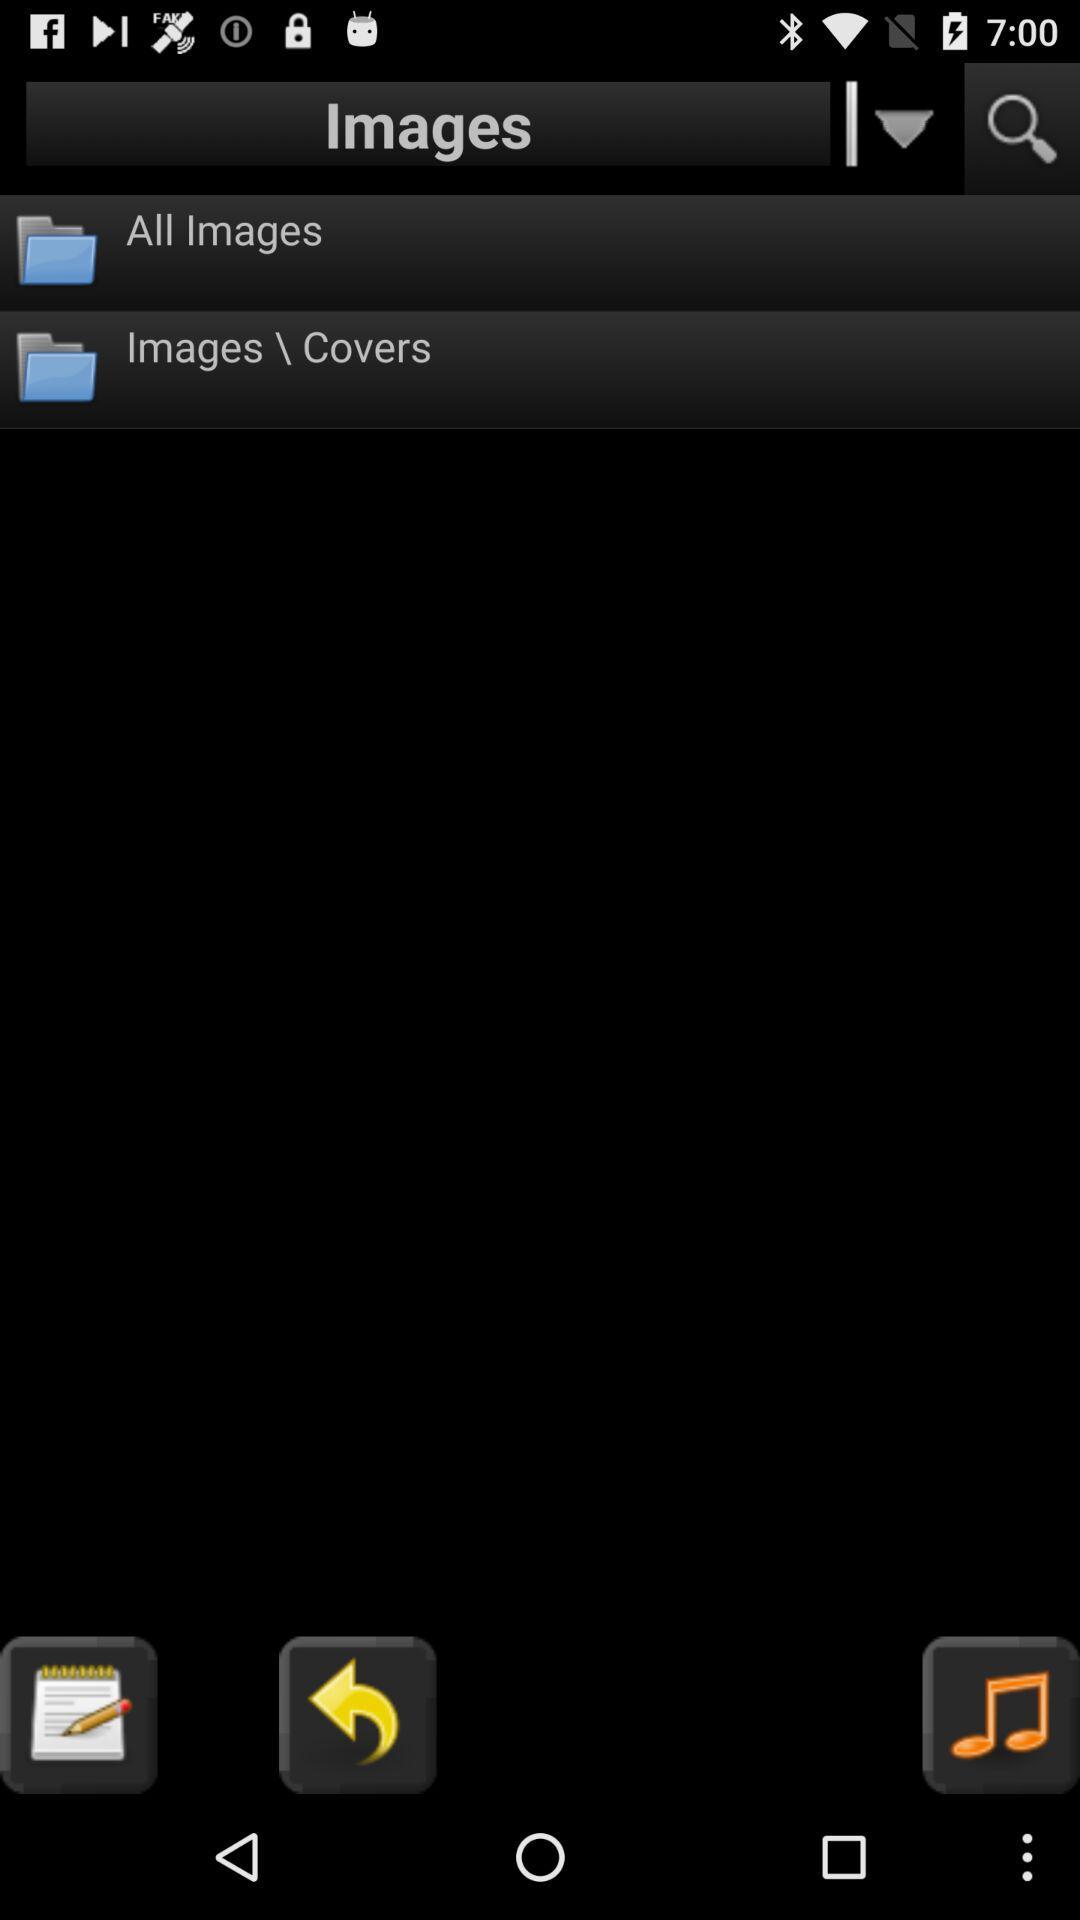 This screenshot has height=1920, width=1080. I want to click on the search icon, so click(1022, 137).